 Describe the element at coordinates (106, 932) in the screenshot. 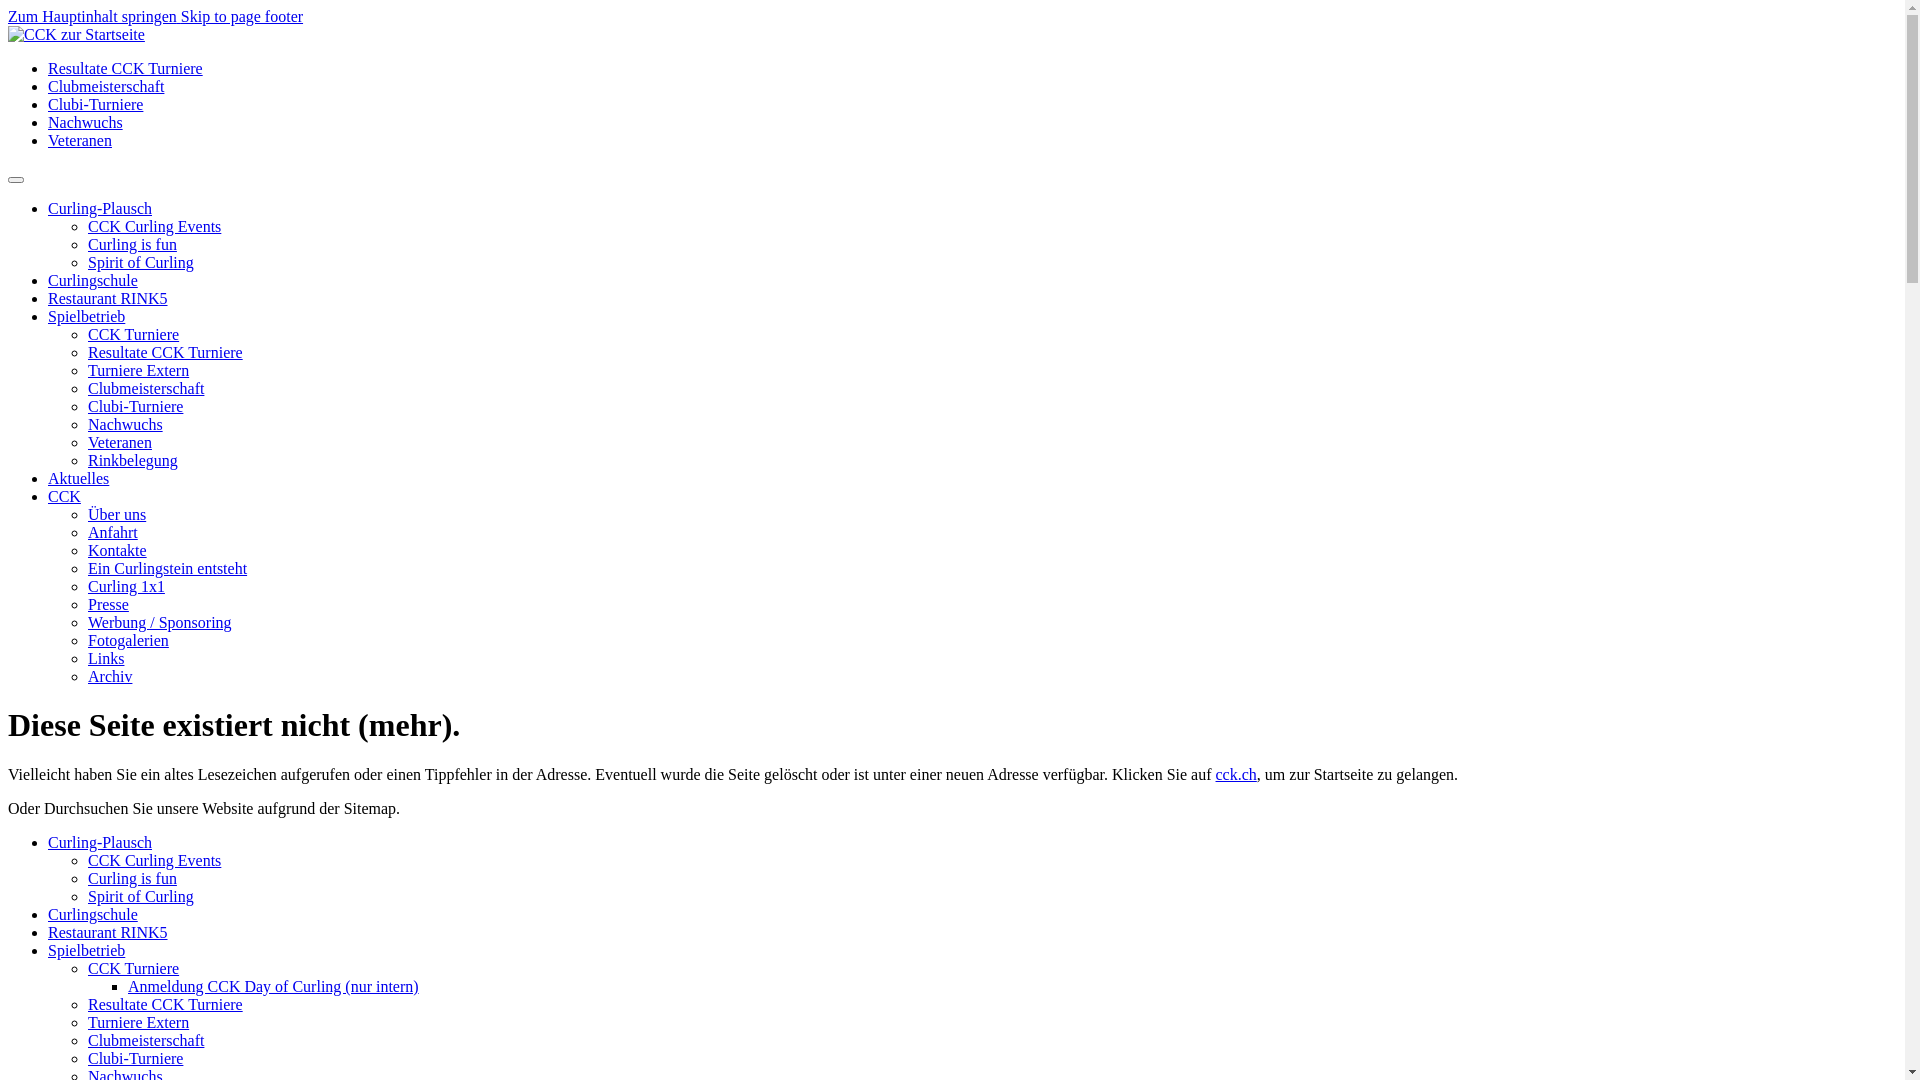

I see `'Restaurant RINK5'` at that location.